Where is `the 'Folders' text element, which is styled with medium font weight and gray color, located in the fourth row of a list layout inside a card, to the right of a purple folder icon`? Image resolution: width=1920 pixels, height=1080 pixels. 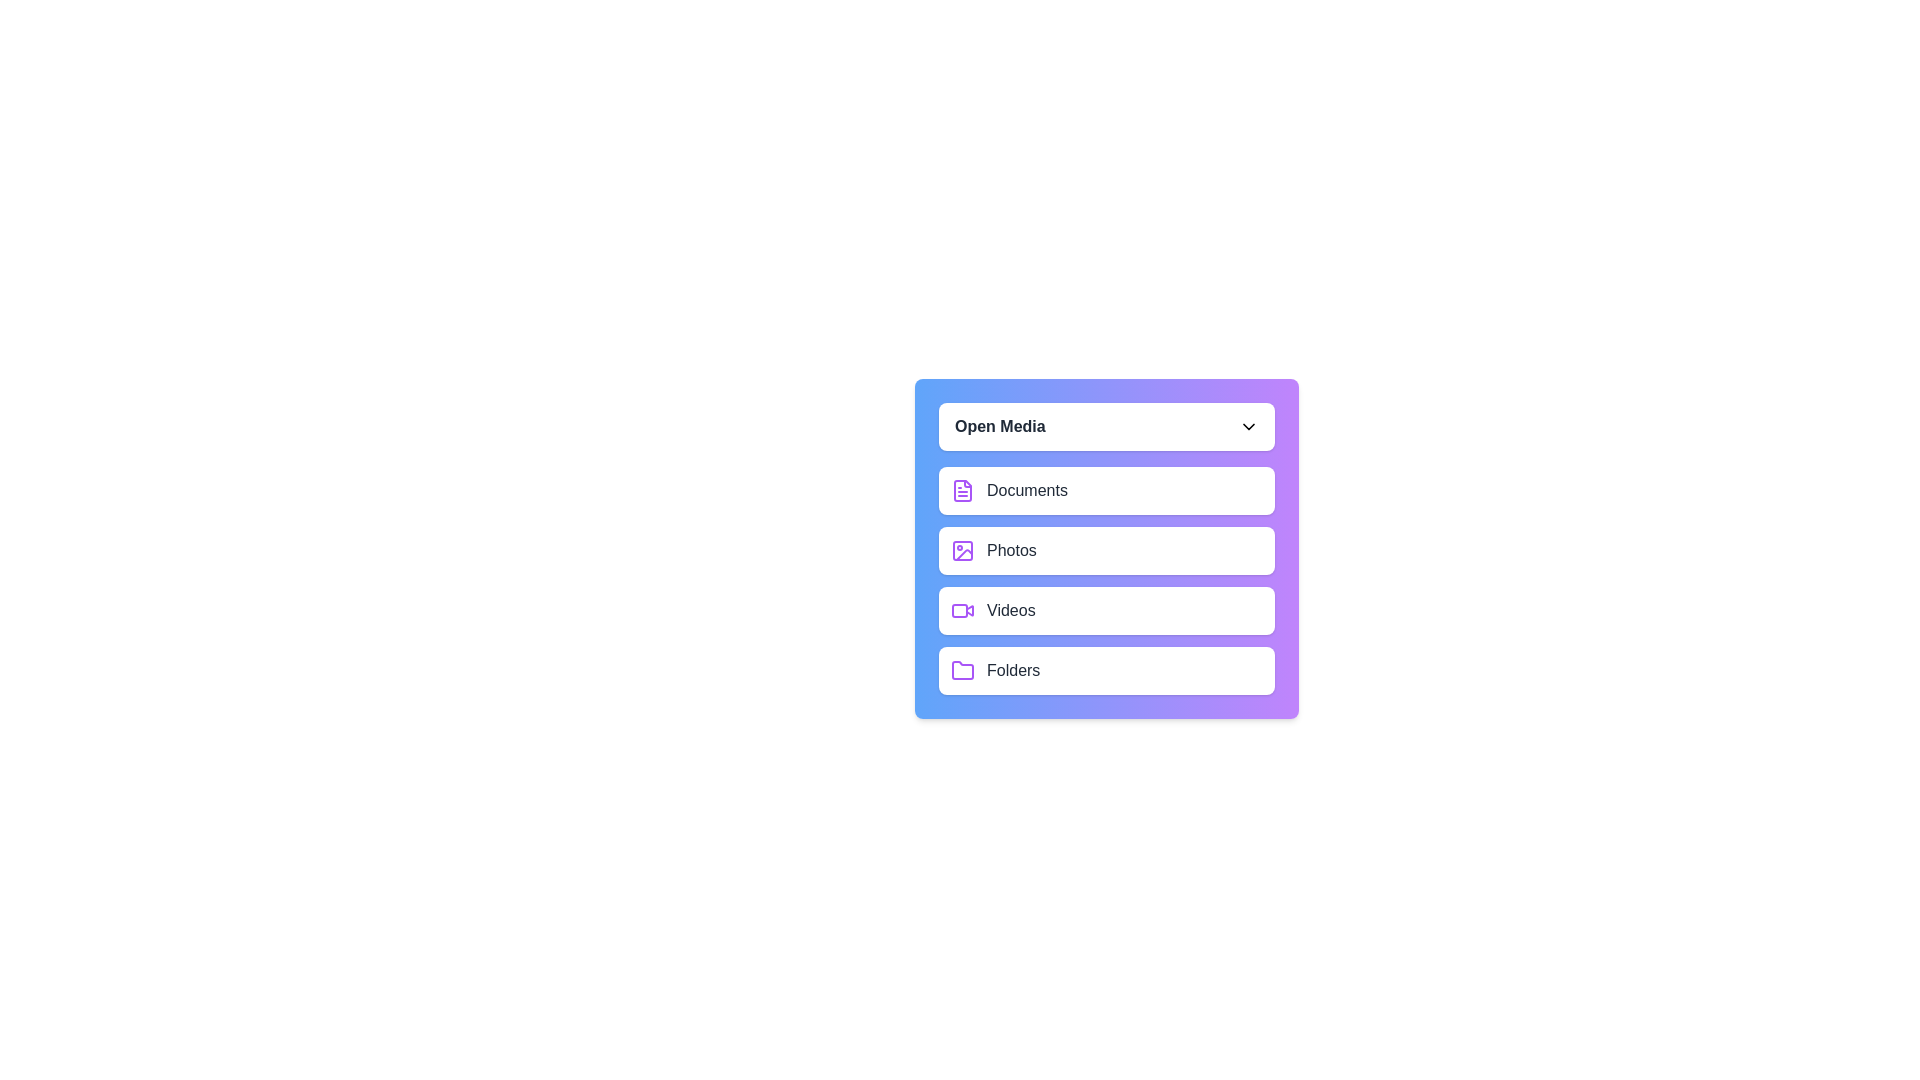
the 'Folders' text element, which is styled with medium font weight and gray color, located in the fourth row of a list layout inside a card, to the right of a purple folder icon is located at coordinates (1013, 671).